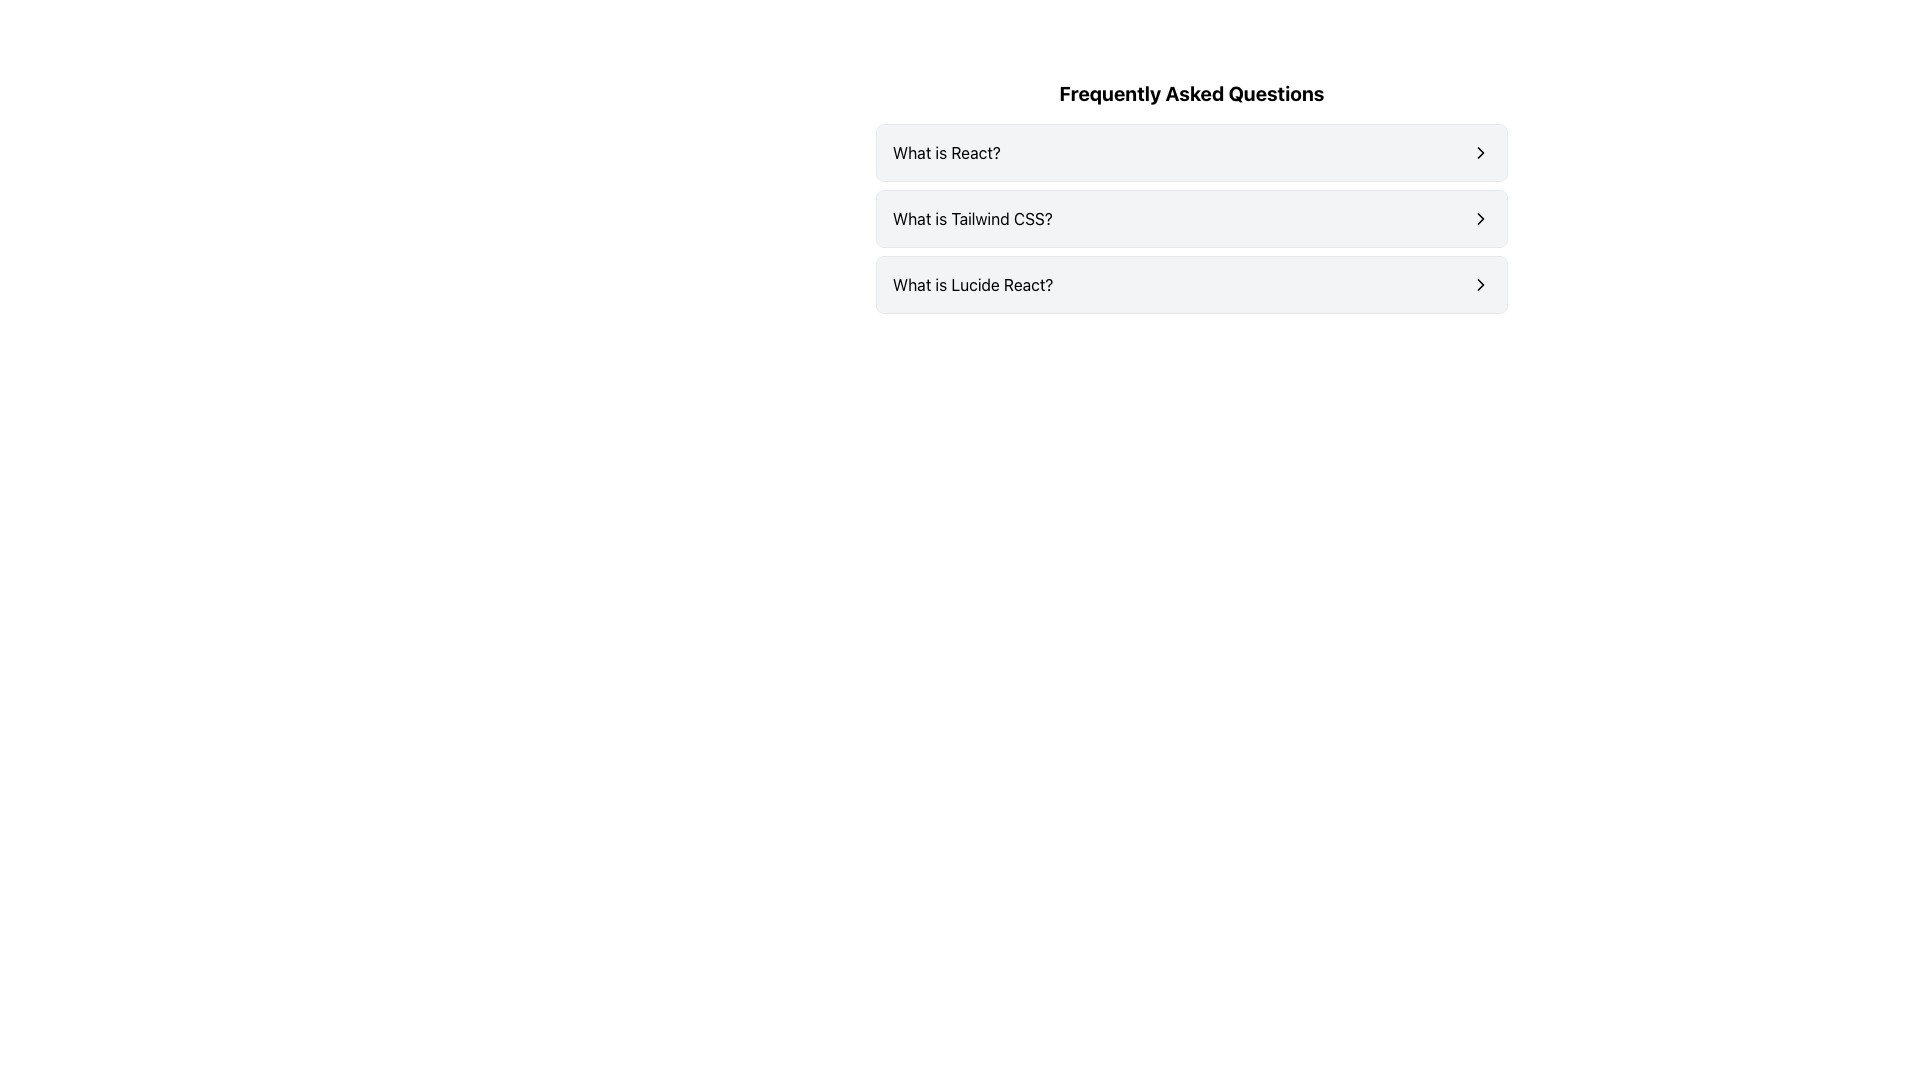  What do you see at coordinates (1481, 219) in the screenshot?
I see `the small right-pointing chevron icon with a black stroke on a light gray background, located at the far right of the list item 'What is Tailwind CSS?'` at bounding box center [1481, 219].